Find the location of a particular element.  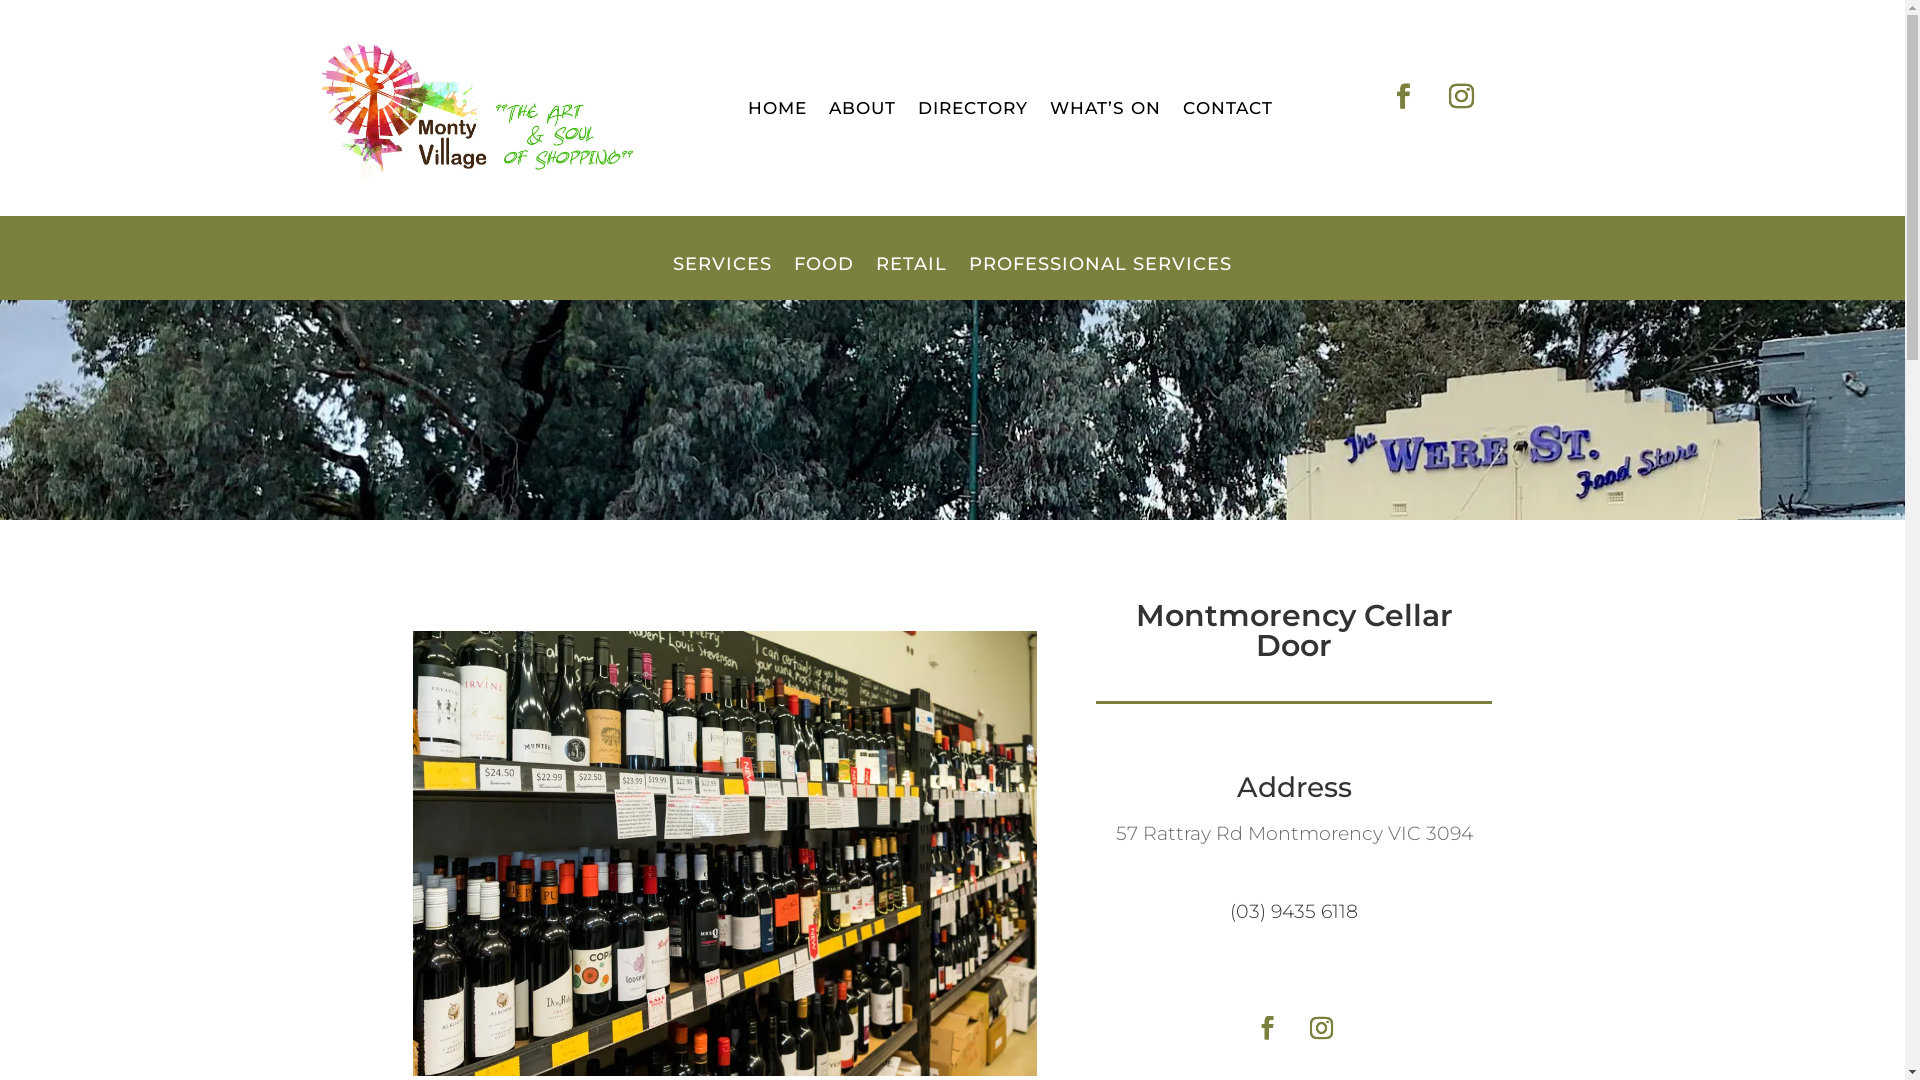

'CONTACT' is located at coordinates (1226, 112).